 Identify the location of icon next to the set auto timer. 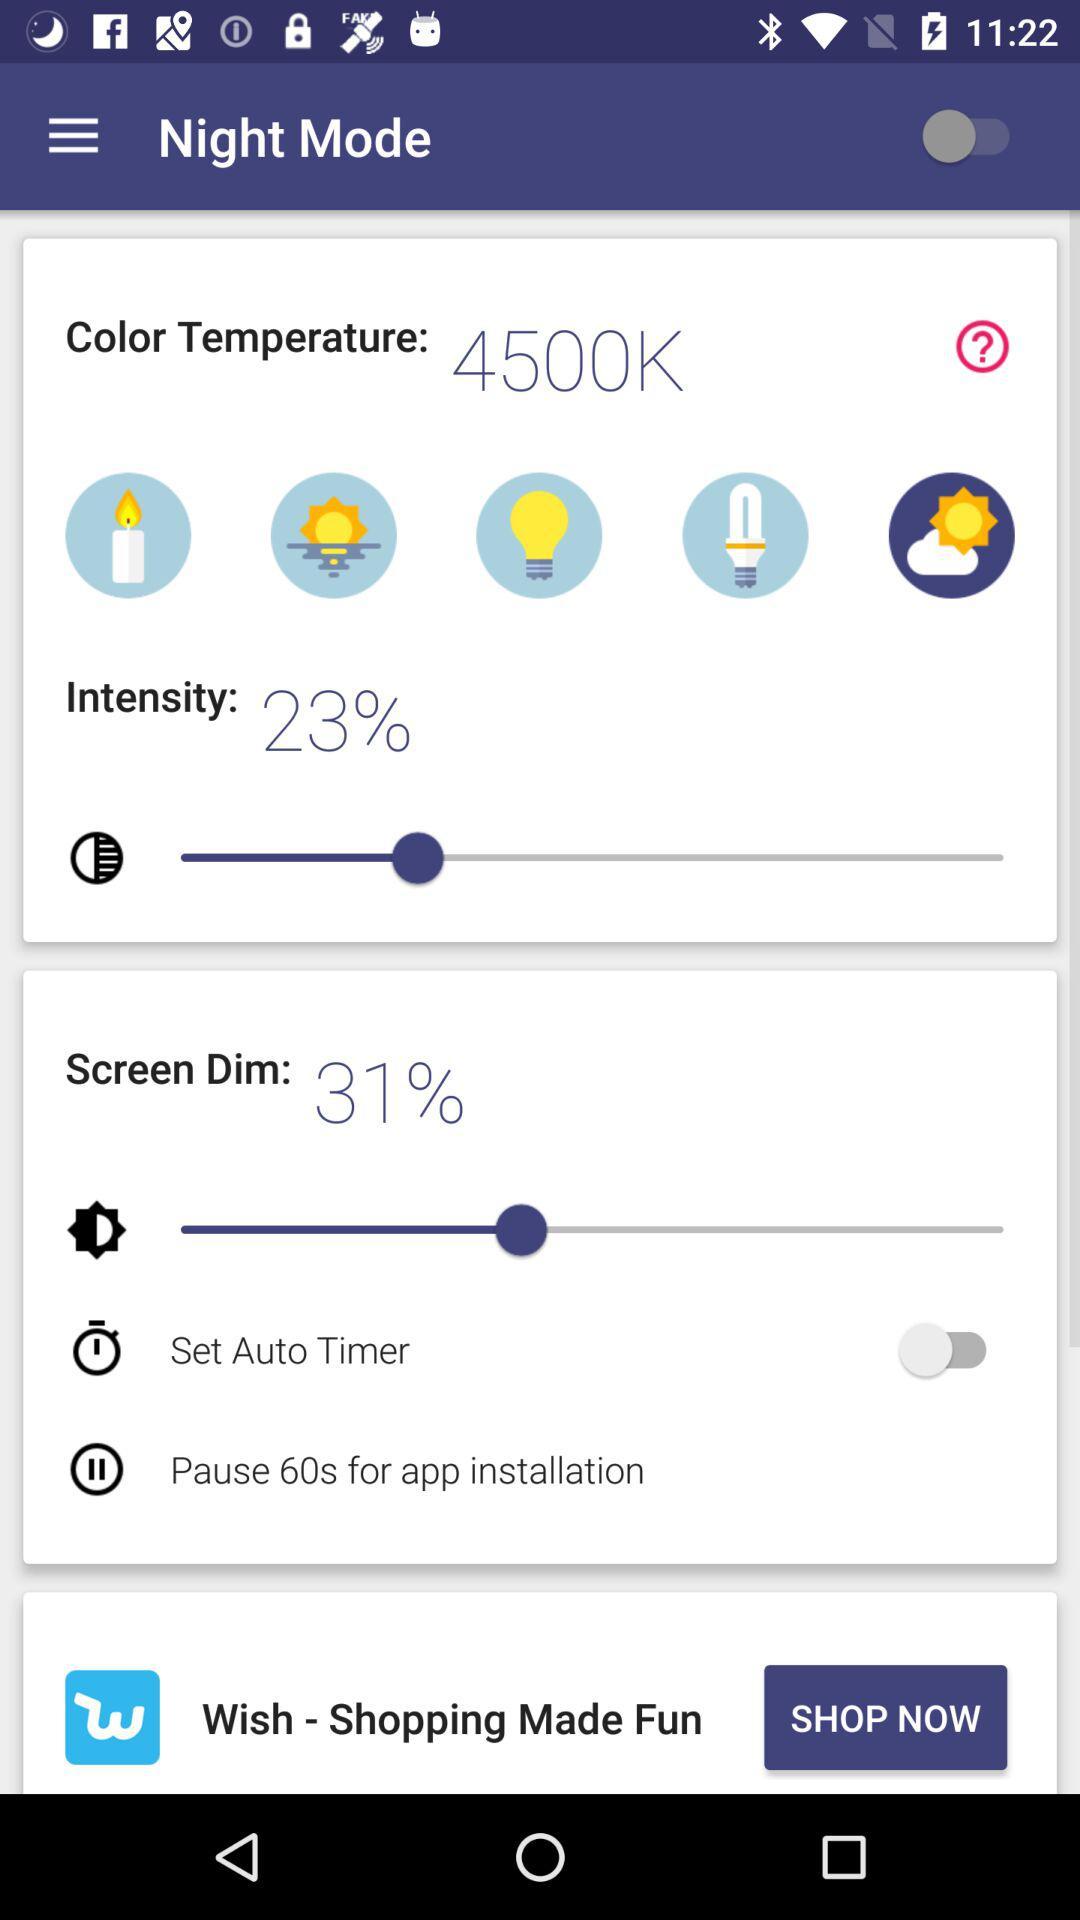
(951, 1349).